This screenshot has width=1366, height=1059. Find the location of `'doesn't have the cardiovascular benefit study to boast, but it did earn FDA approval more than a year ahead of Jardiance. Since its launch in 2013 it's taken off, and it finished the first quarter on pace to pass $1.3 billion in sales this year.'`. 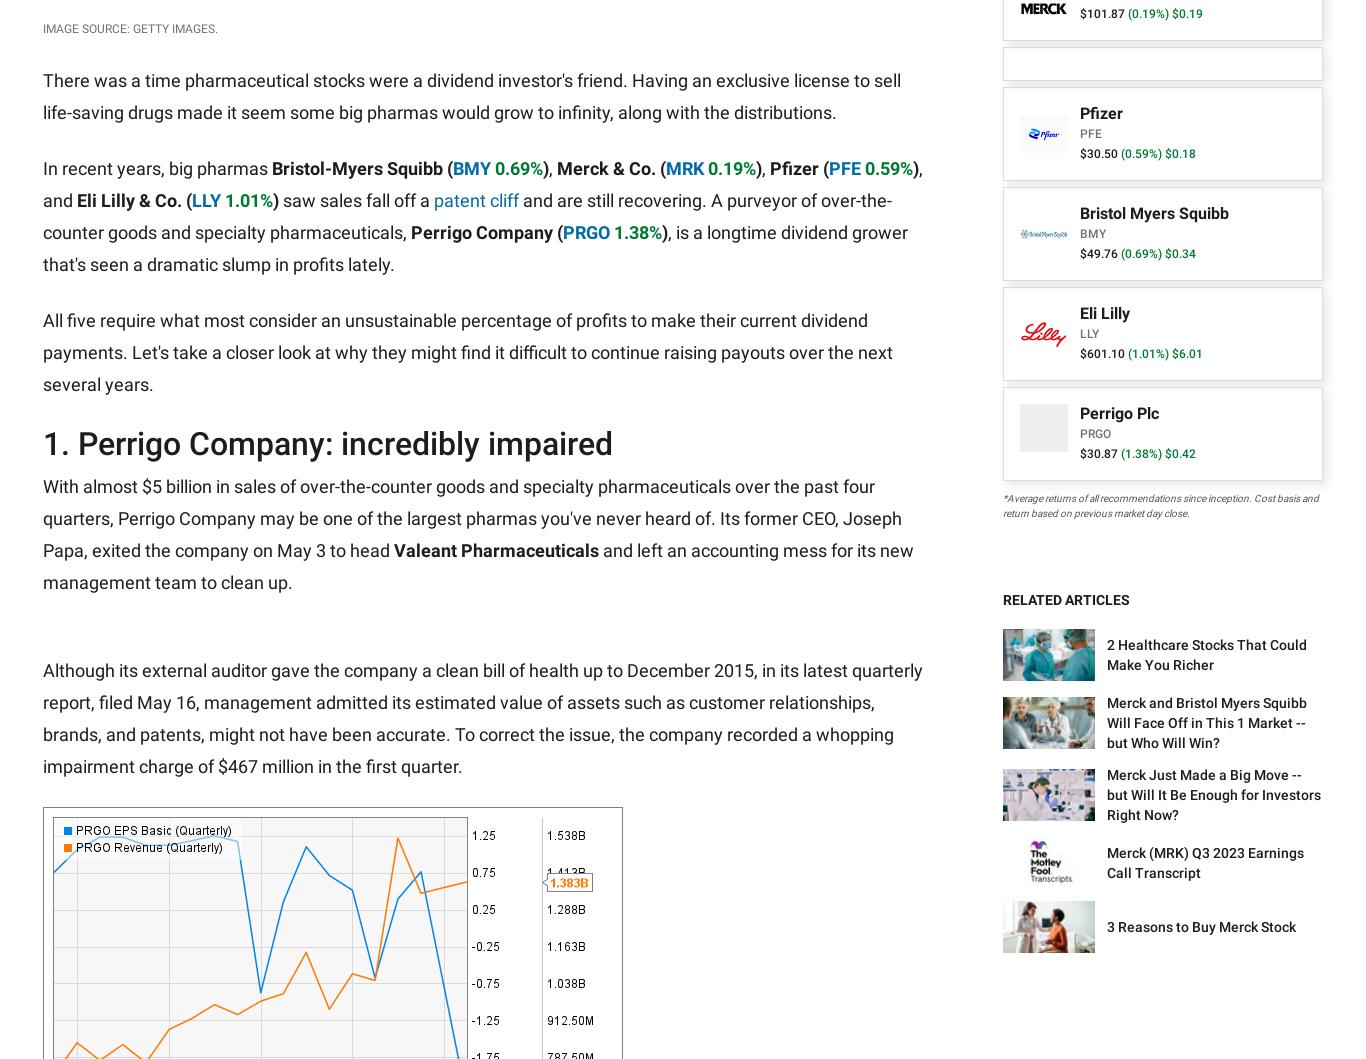

'doesn't have the cardiovascular benefit study to boast, but it did earn FDA approval more than a year ahead of Jardiance. Since its launch in 2013 it's taken off, and it finished the first quarter on pace to pass $1.3 billion in sales this year.' is located at coordinates (474, 338).